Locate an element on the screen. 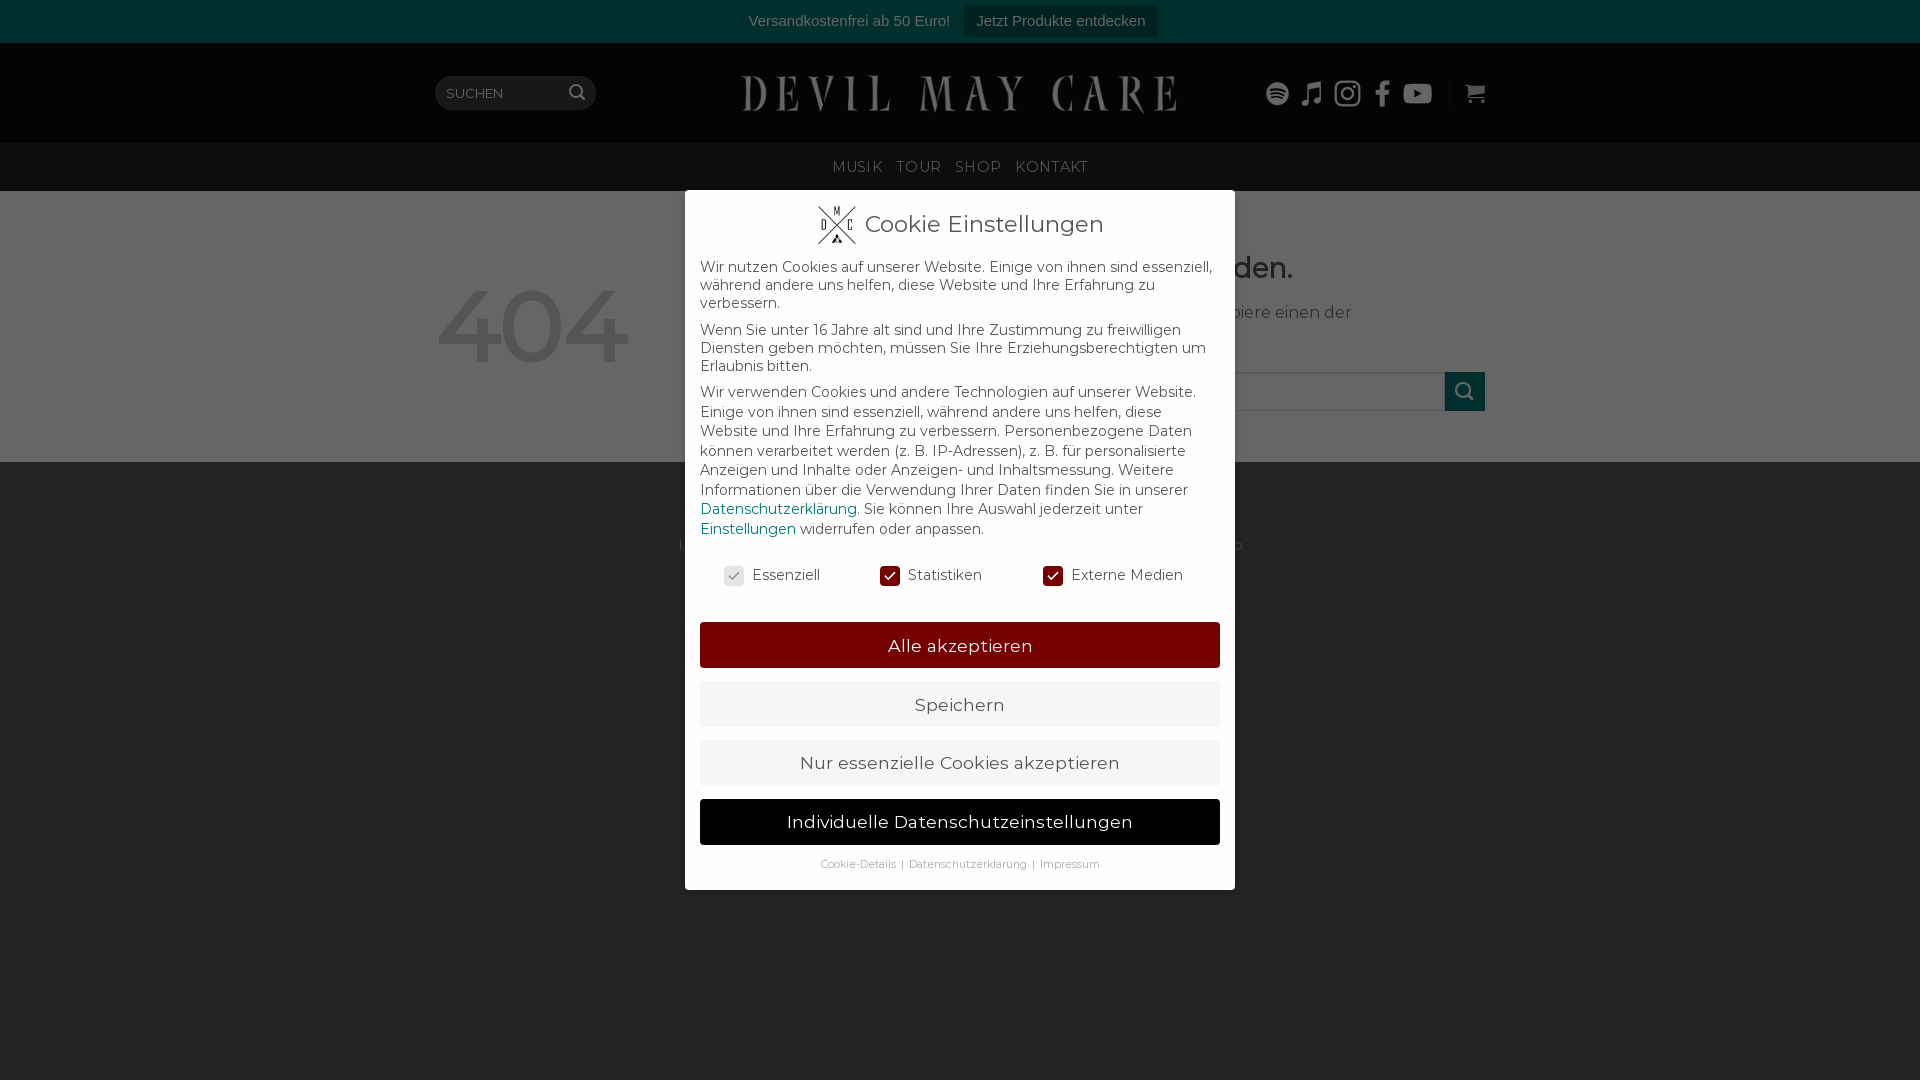 This screenshot has height=1080, width=1920. 'Alle akzeptieren' is located at coordinates (960, 644).